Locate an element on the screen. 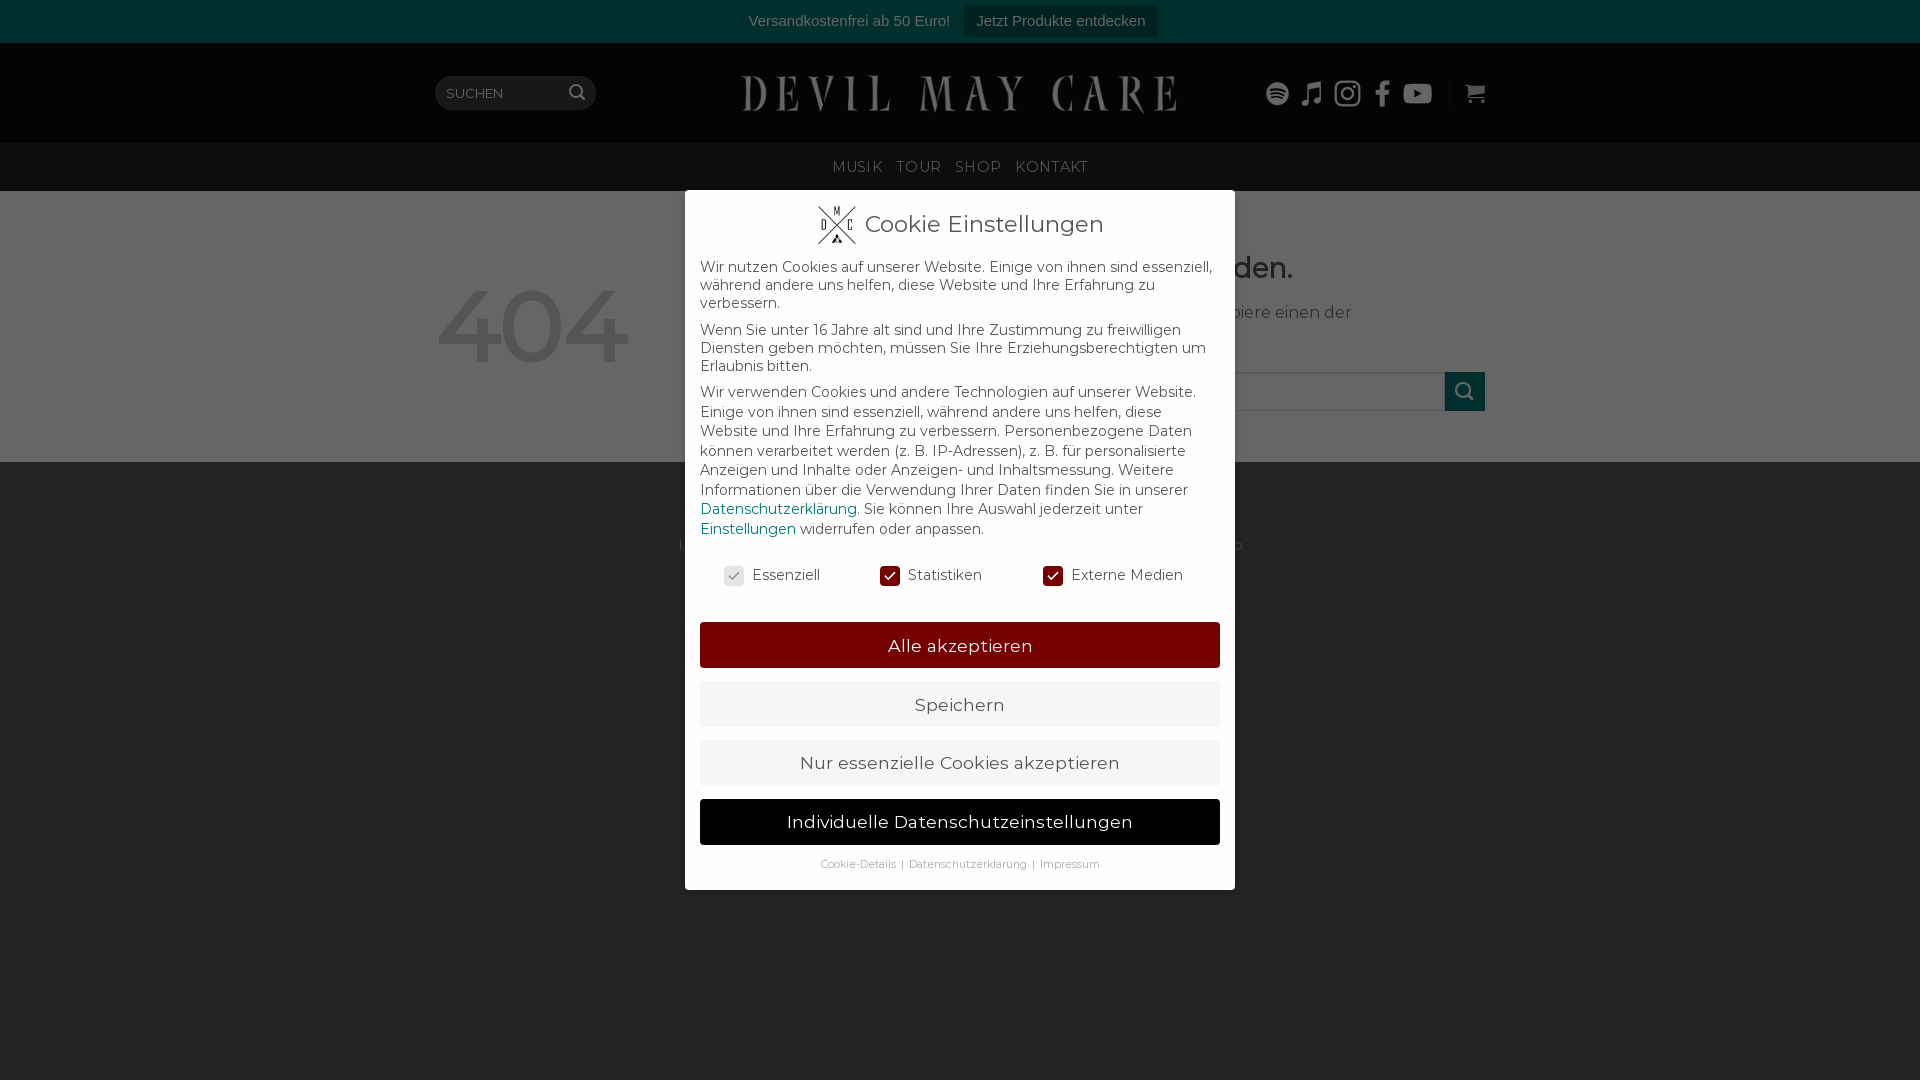 This screenshot has height=1080, width=1920. 'Alle akzeptieren' is located at coordinates (960, 644).